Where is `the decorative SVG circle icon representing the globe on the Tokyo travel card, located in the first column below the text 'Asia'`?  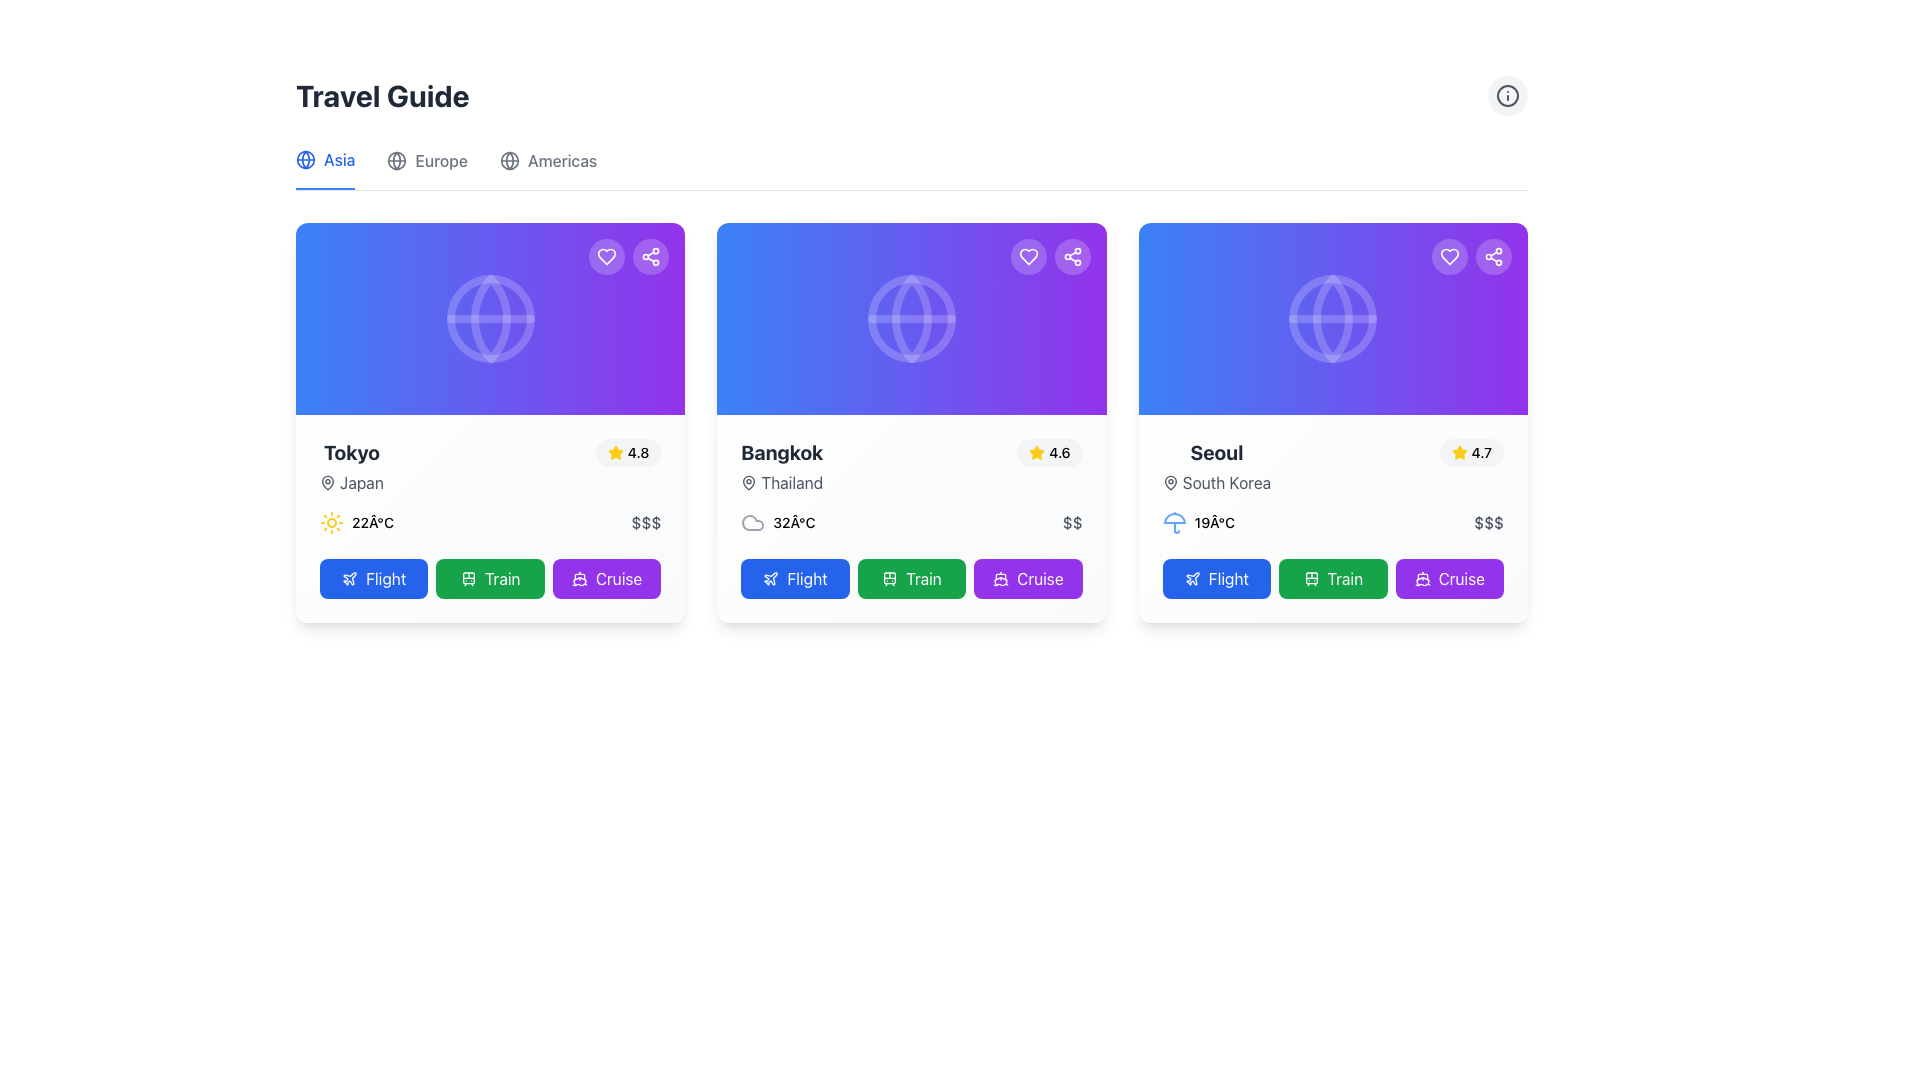 the decorative SVG circle icon representing the globe on the Tokyo travel card, located in the first column below the text 'Asia' is located at coordinates (490, 318).